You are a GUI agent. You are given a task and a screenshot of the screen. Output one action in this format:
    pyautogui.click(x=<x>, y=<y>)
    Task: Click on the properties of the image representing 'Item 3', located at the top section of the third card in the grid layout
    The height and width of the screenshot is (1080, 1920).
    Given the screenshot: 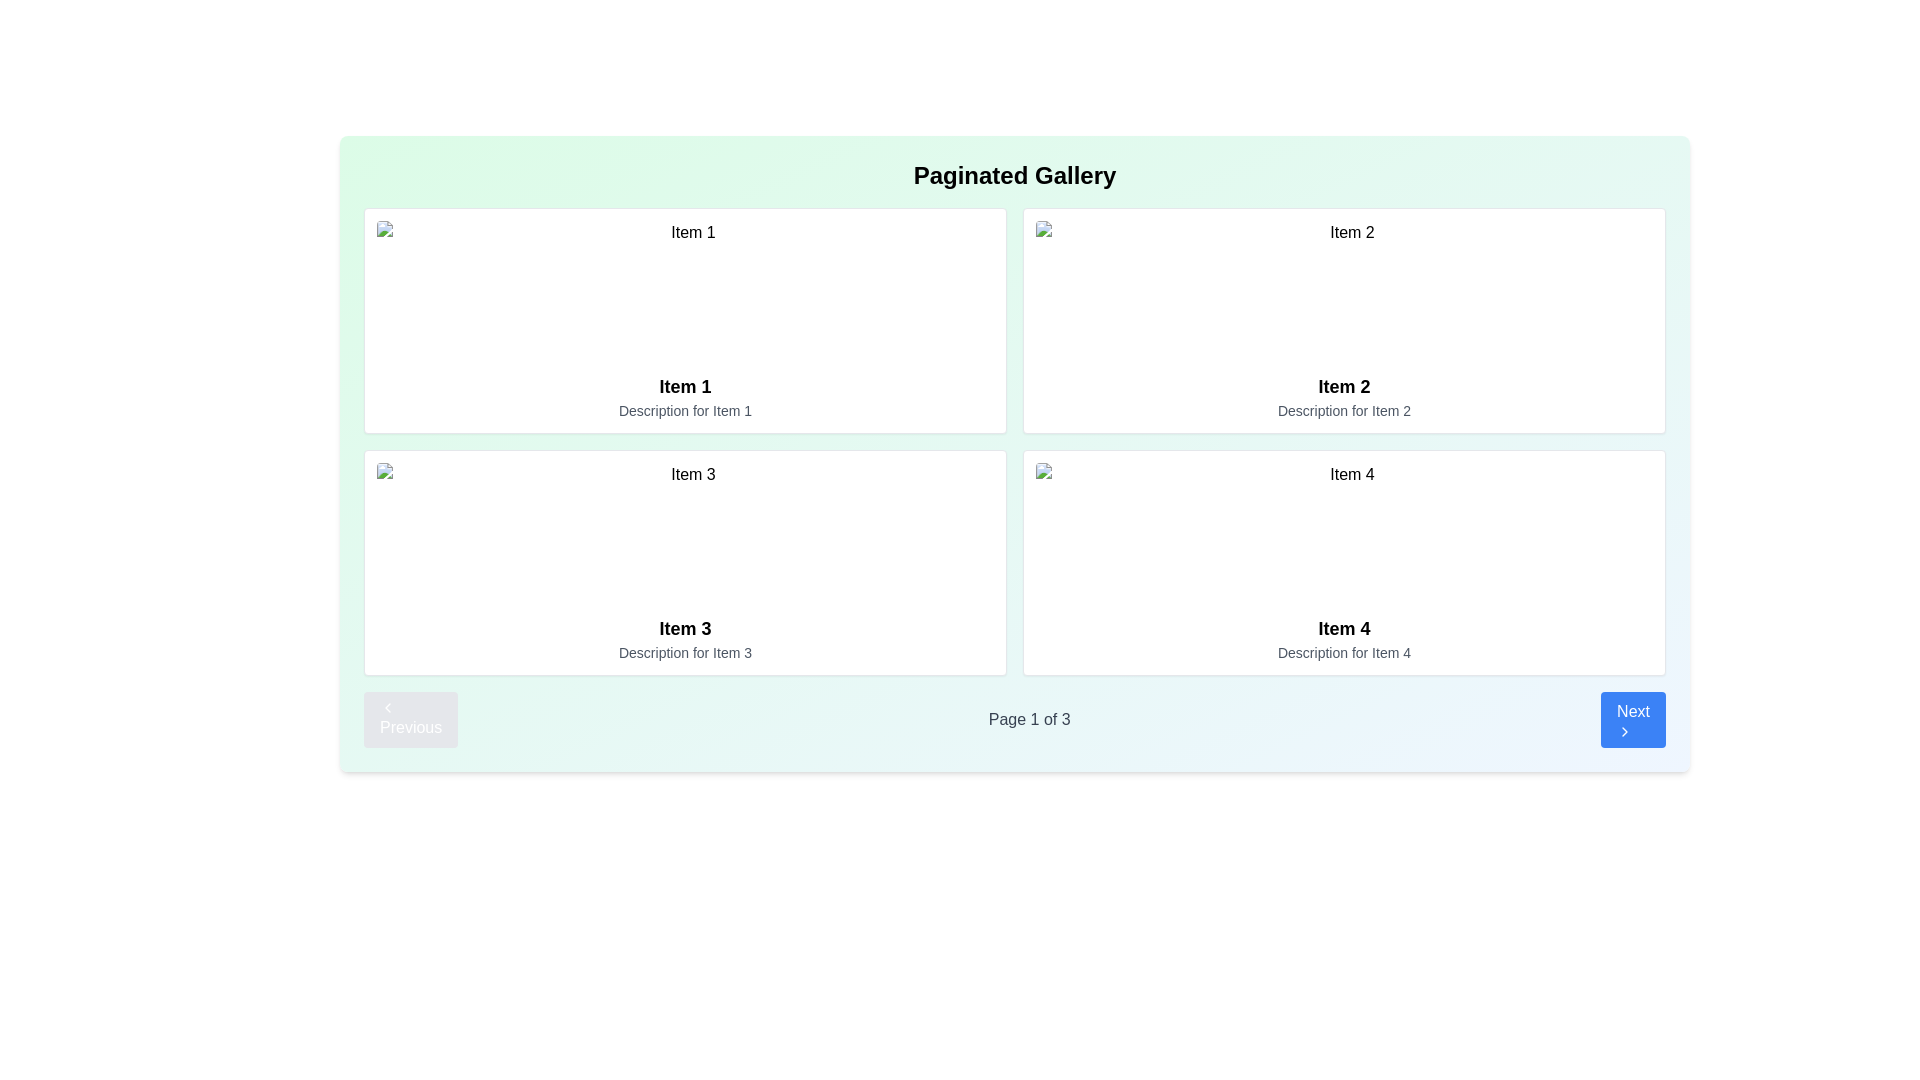 What is the action you would take?
    pyautogui.click(x=685, y=534)
    